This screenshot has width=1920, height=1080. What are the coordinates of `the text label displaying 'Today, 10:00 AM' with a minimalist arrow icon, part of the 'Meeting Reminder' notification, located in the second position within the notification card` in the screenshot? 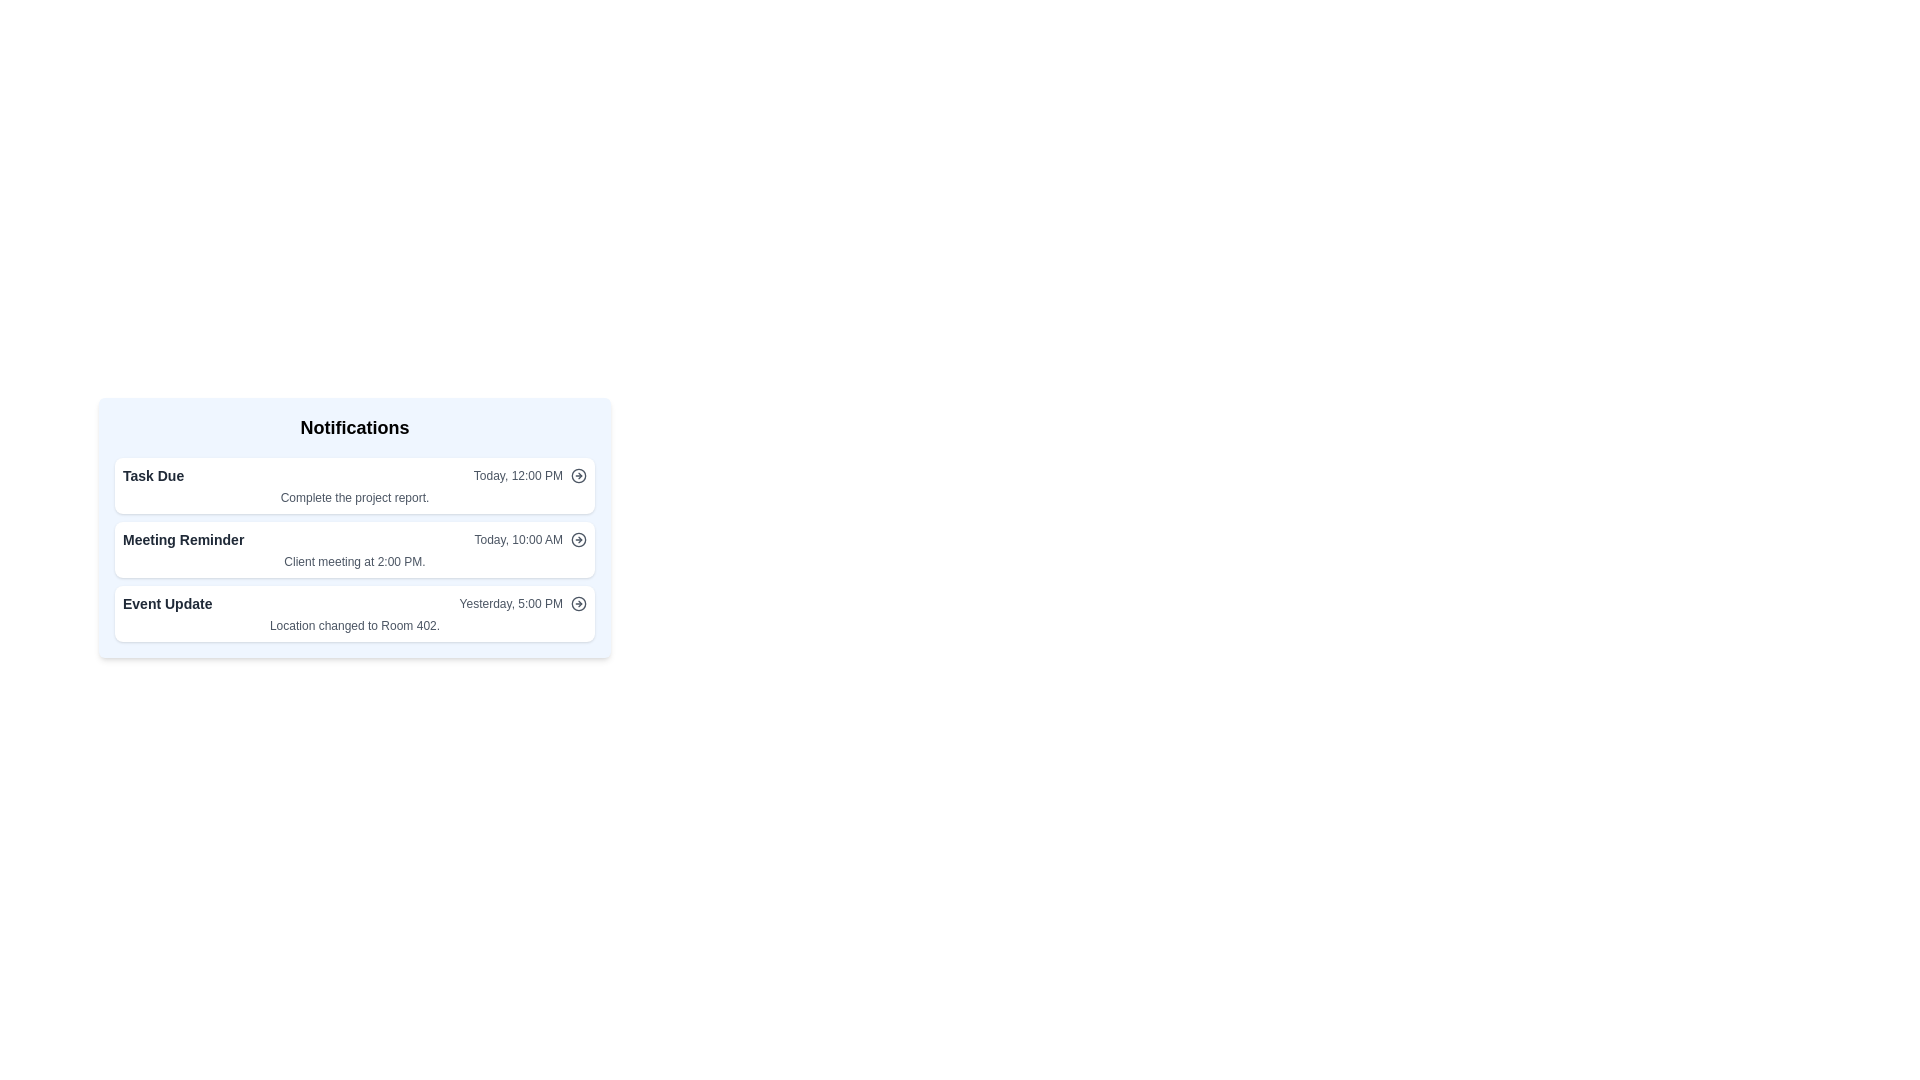 It's located at (530, 540).